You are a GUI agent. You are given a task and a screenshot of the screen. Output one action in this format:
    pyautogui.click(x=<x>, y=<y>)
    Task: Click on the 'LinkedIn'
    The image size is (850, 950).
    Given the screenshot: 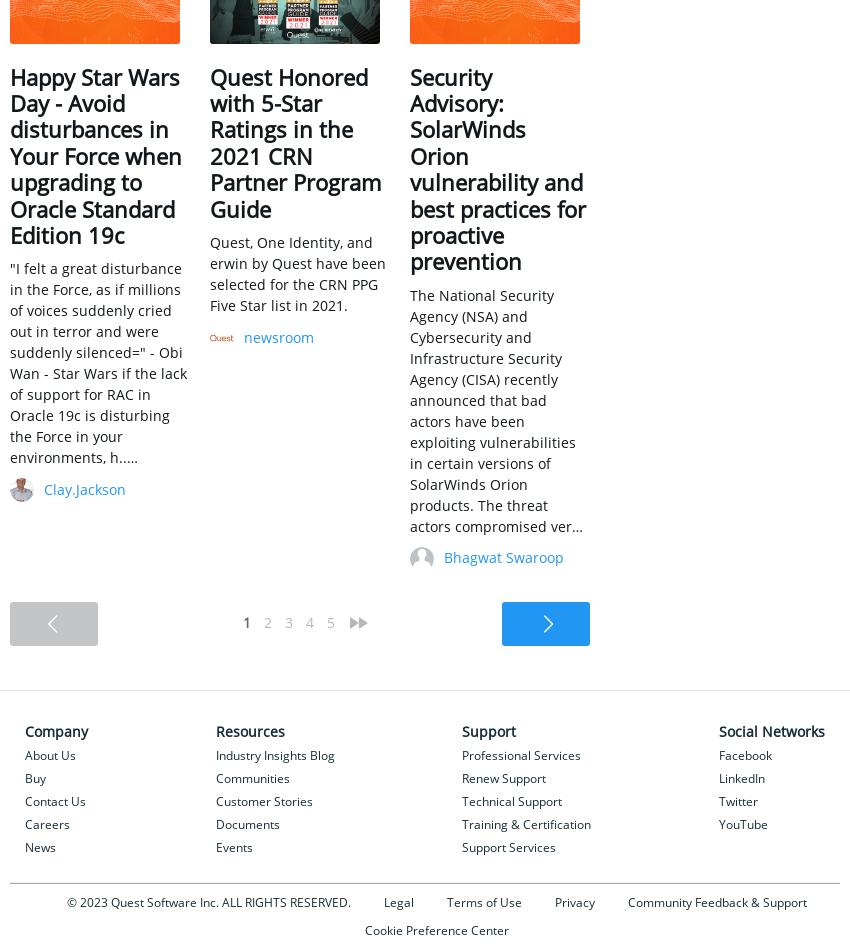 What is the action you would take?
    pyautogui.click(x=741, y=776)
    